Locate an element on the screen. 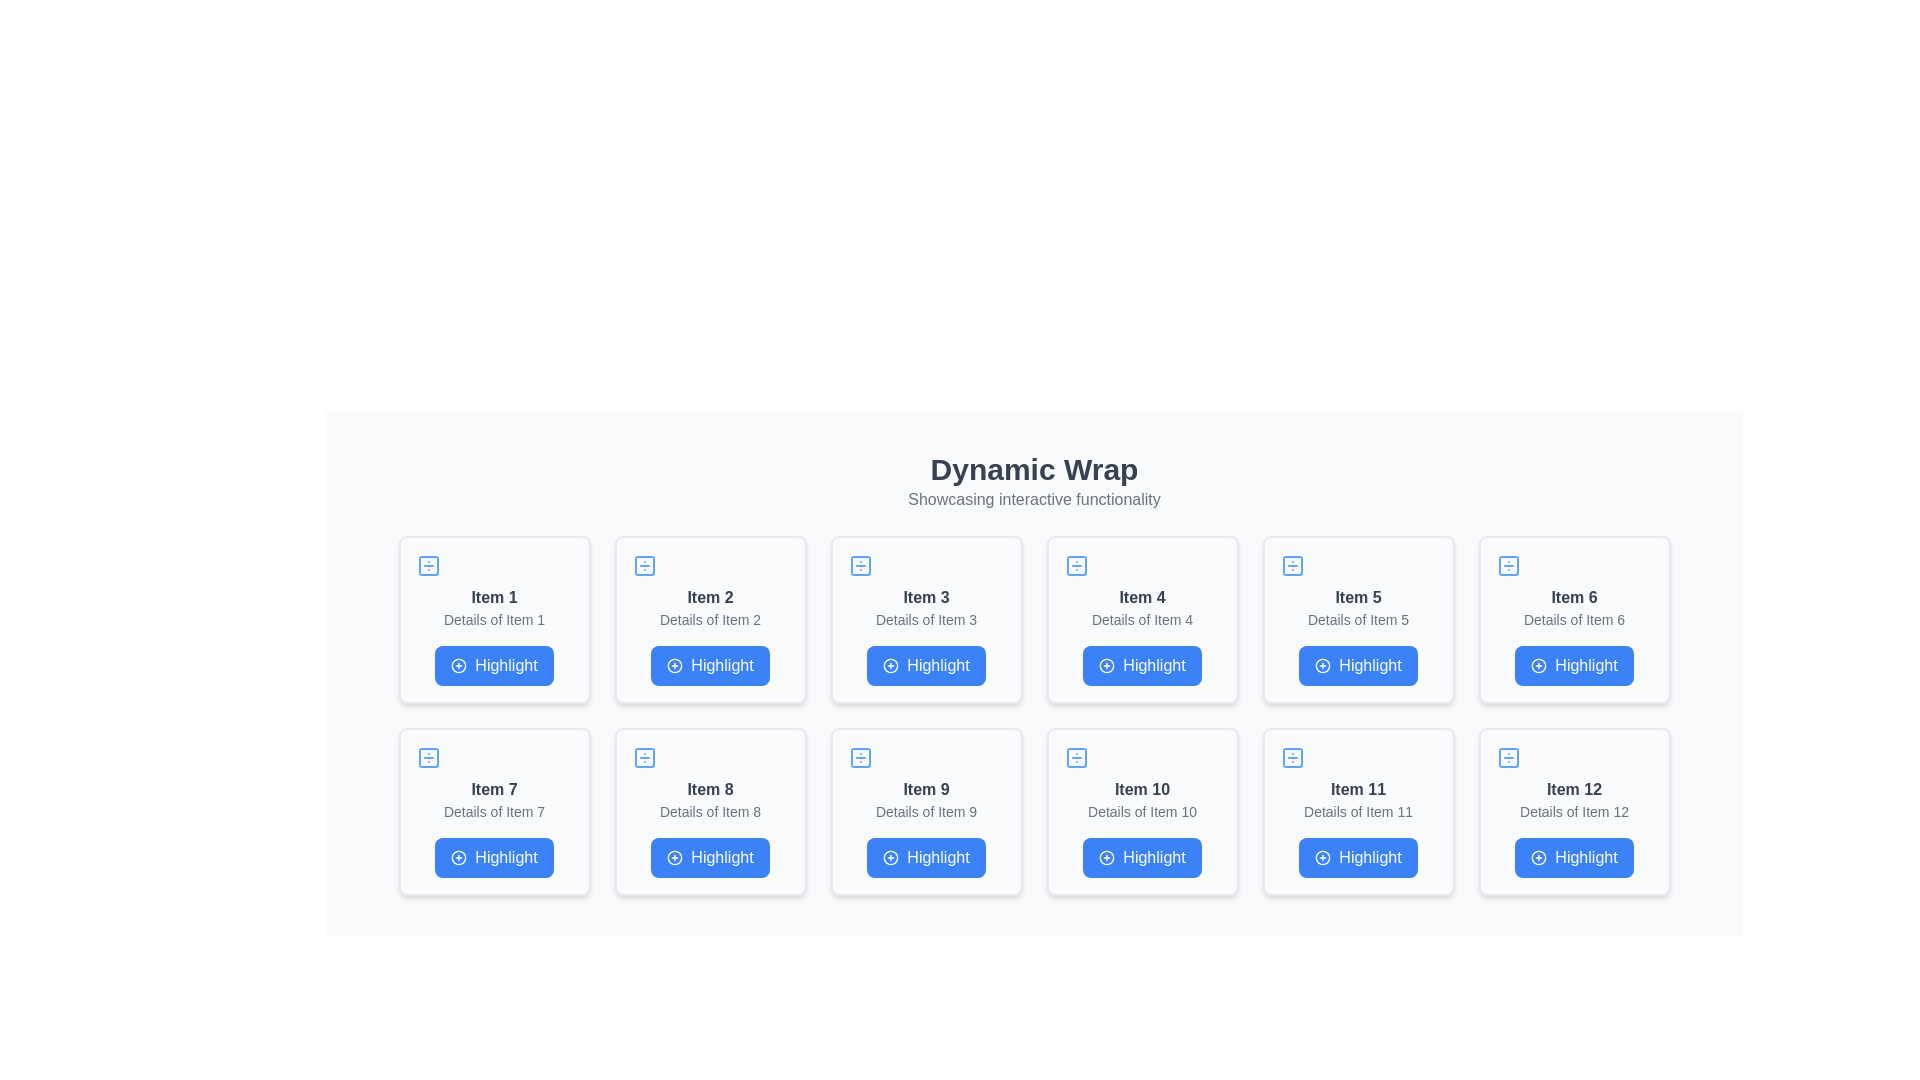 The height and width of the screenshot is (1080, 1920). the blue circular icon with a plus symbol inside the button labeled 'Highlight' under the card titled 'Item 2' in the second position of the grid layout is located at coordinates (675, 666).